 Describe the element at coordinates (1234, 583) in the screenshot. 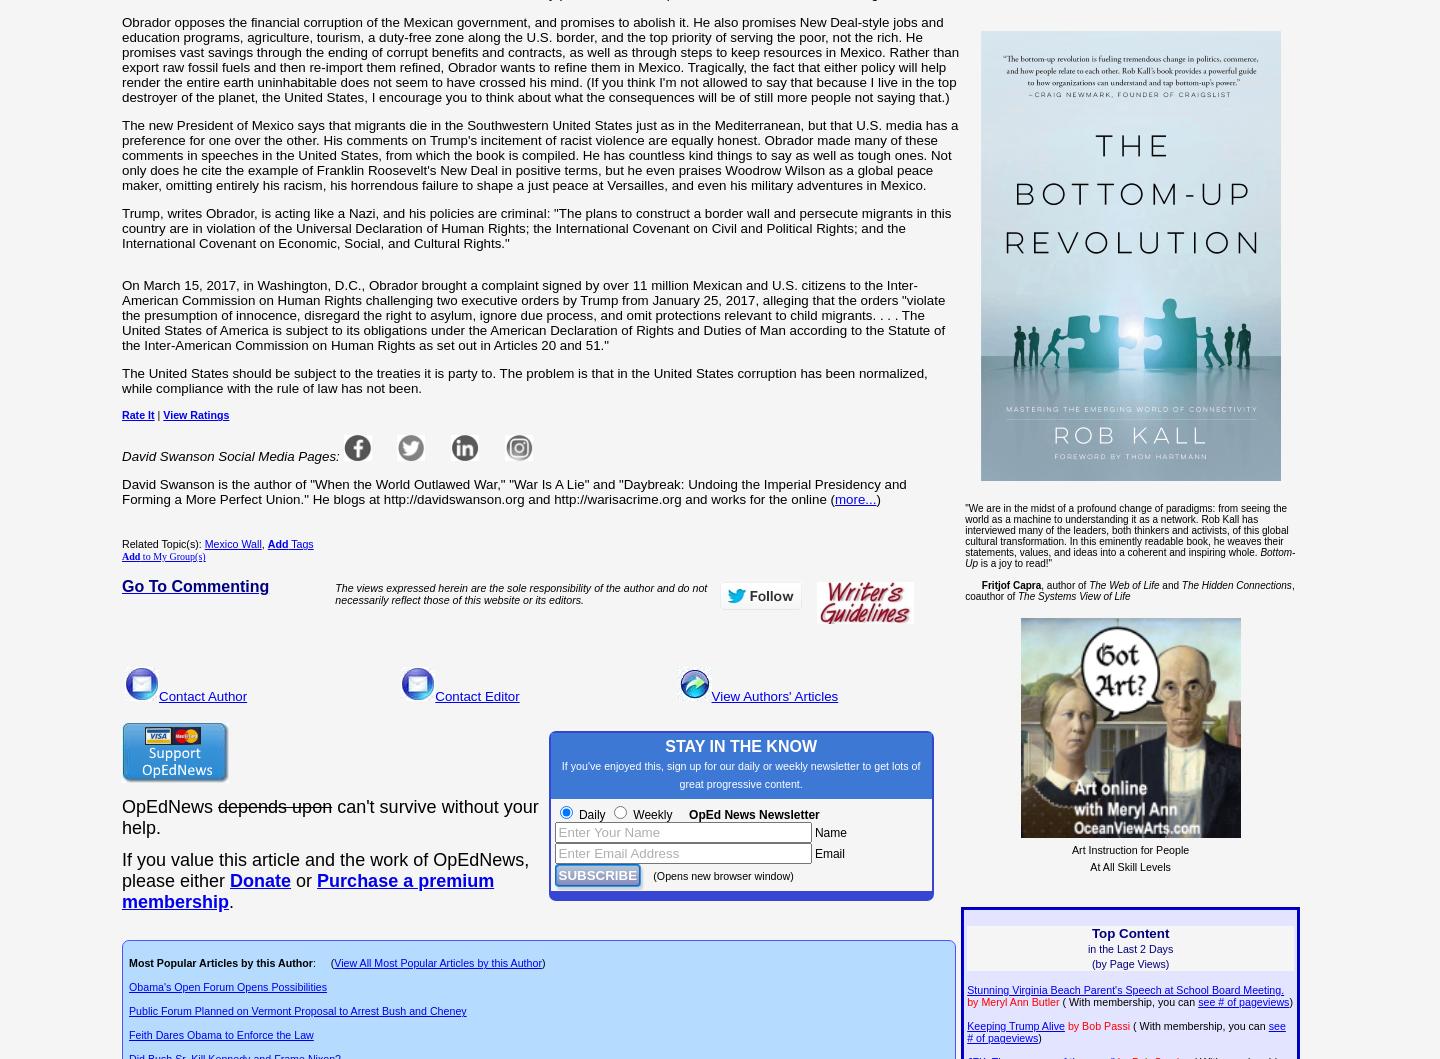

I see `'The Hidden Connections'` at that location.